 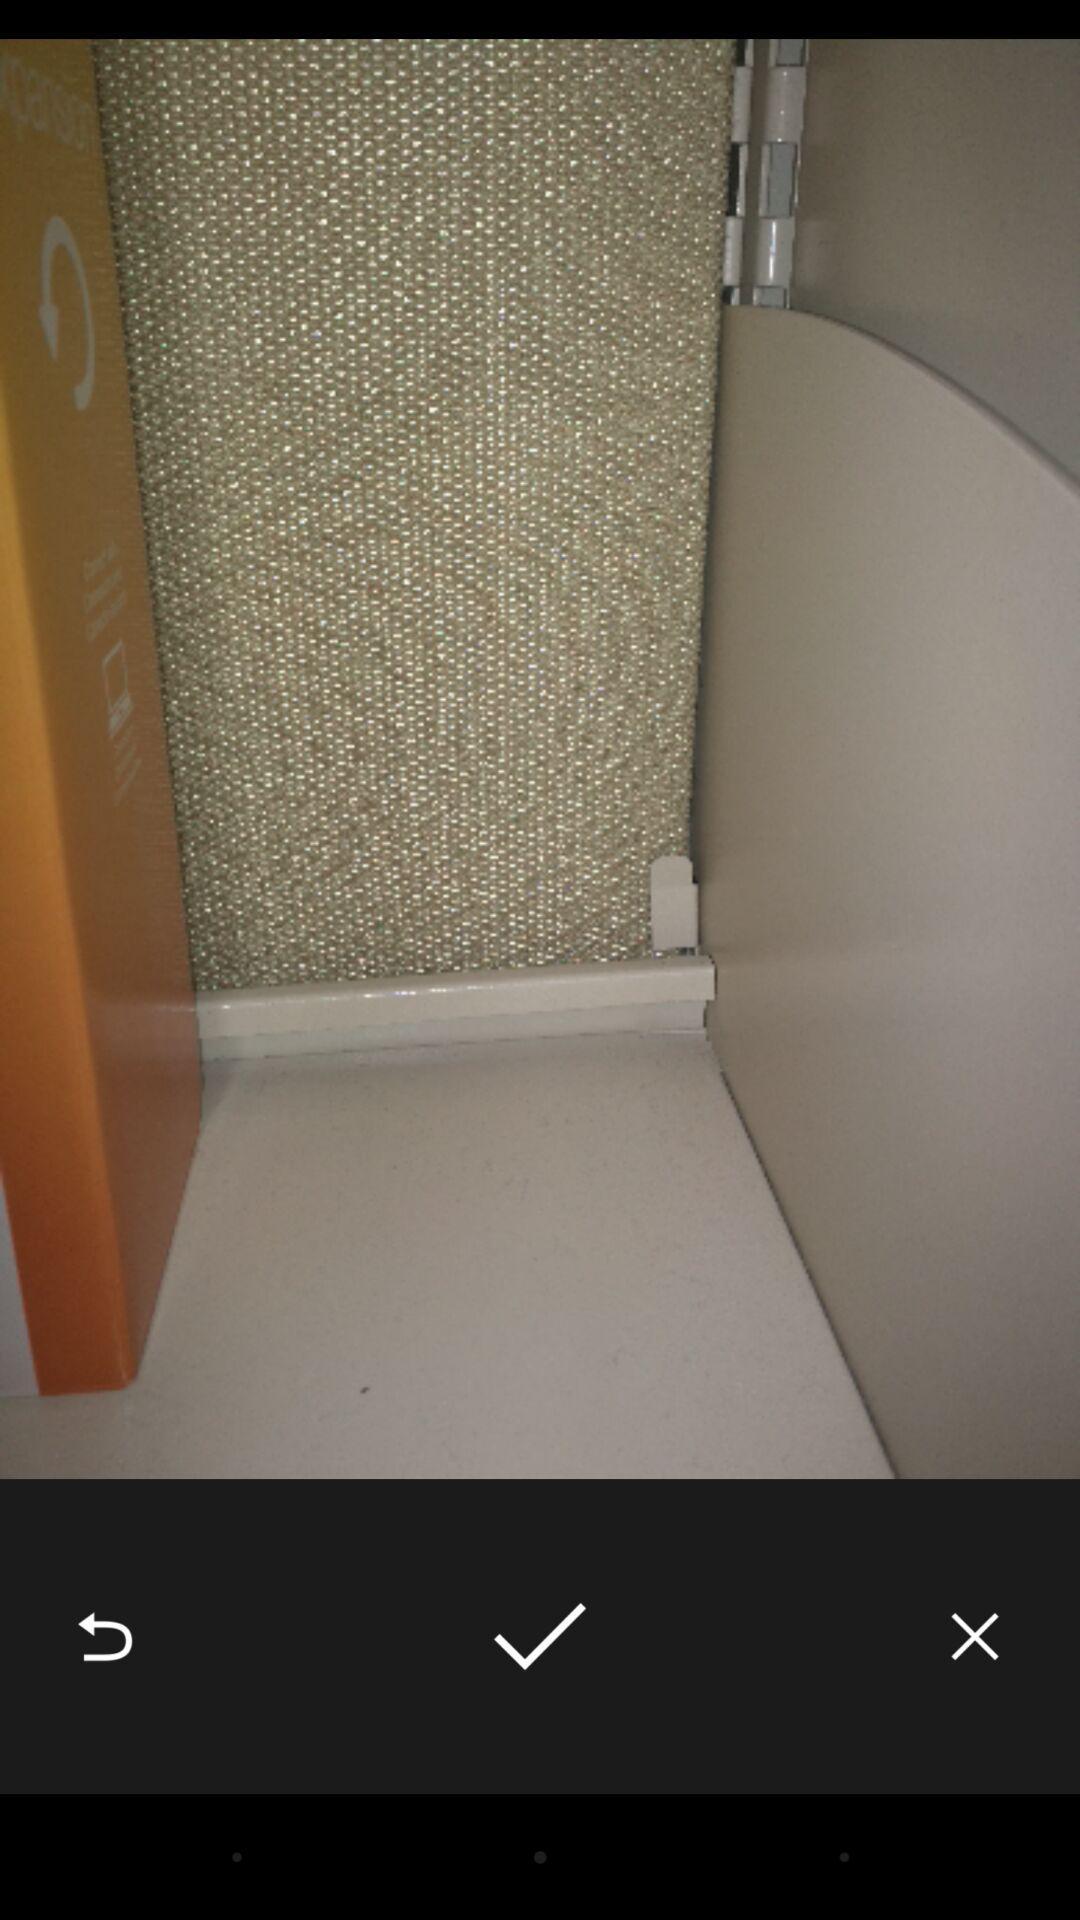 What do you see at coordinates (974, 1636) in the screenshot?
I see `the icon at the bottom right corner` at bounding box center [974, 1636].